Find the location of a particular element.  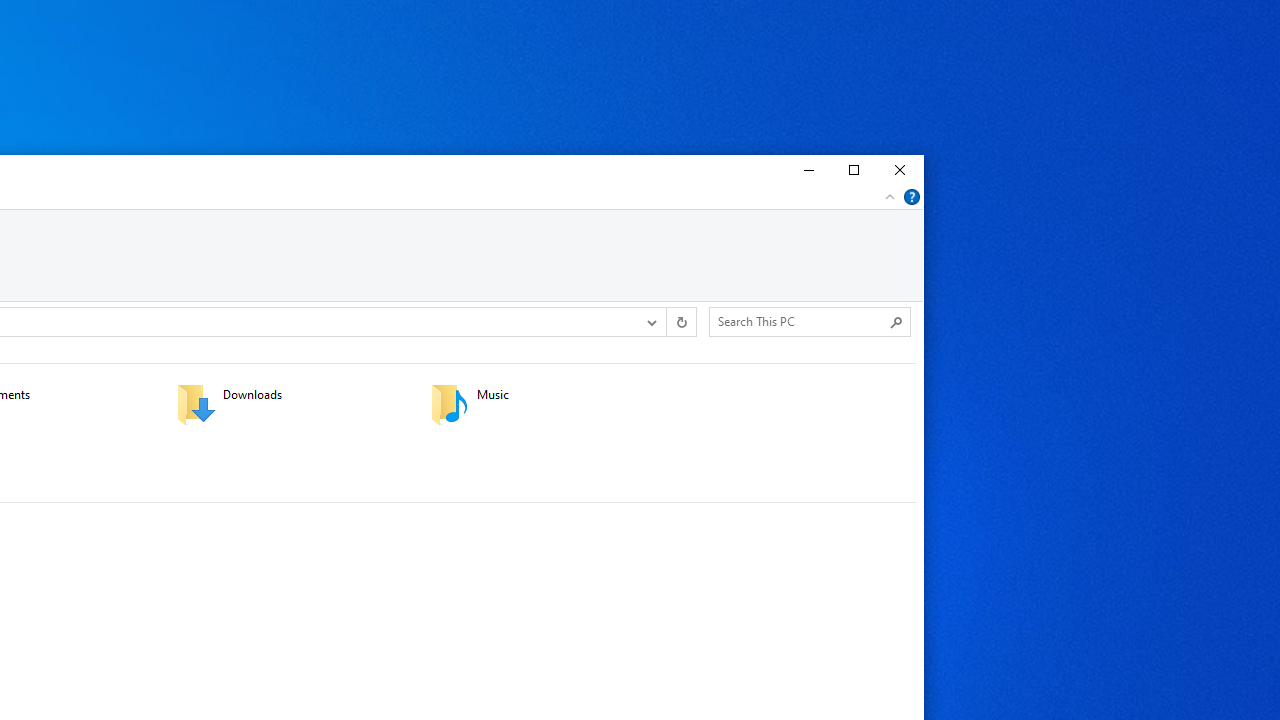

'Music' is located at coordinates (544, 403).